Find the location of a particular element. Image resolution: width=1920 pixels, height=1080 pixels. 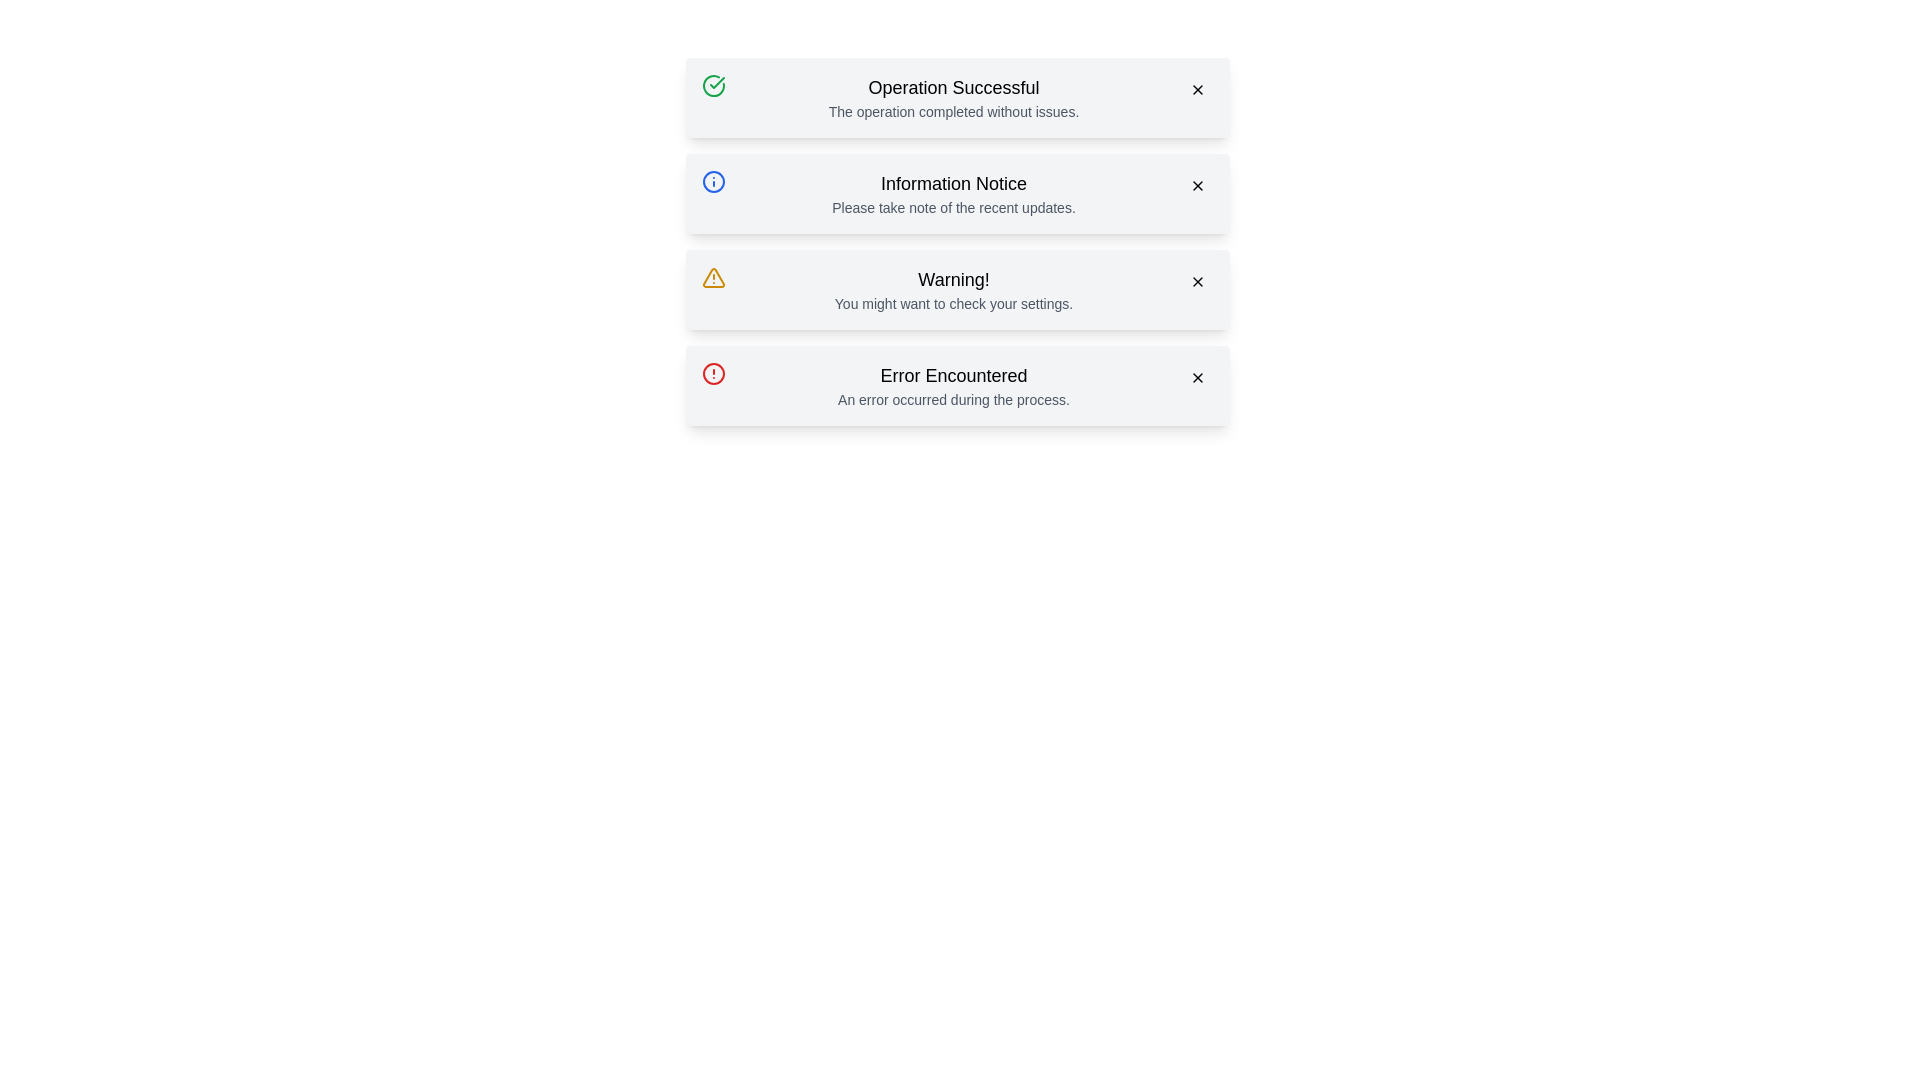

close button of the alert with the title Warning! is located at coordinates (1198, 281).